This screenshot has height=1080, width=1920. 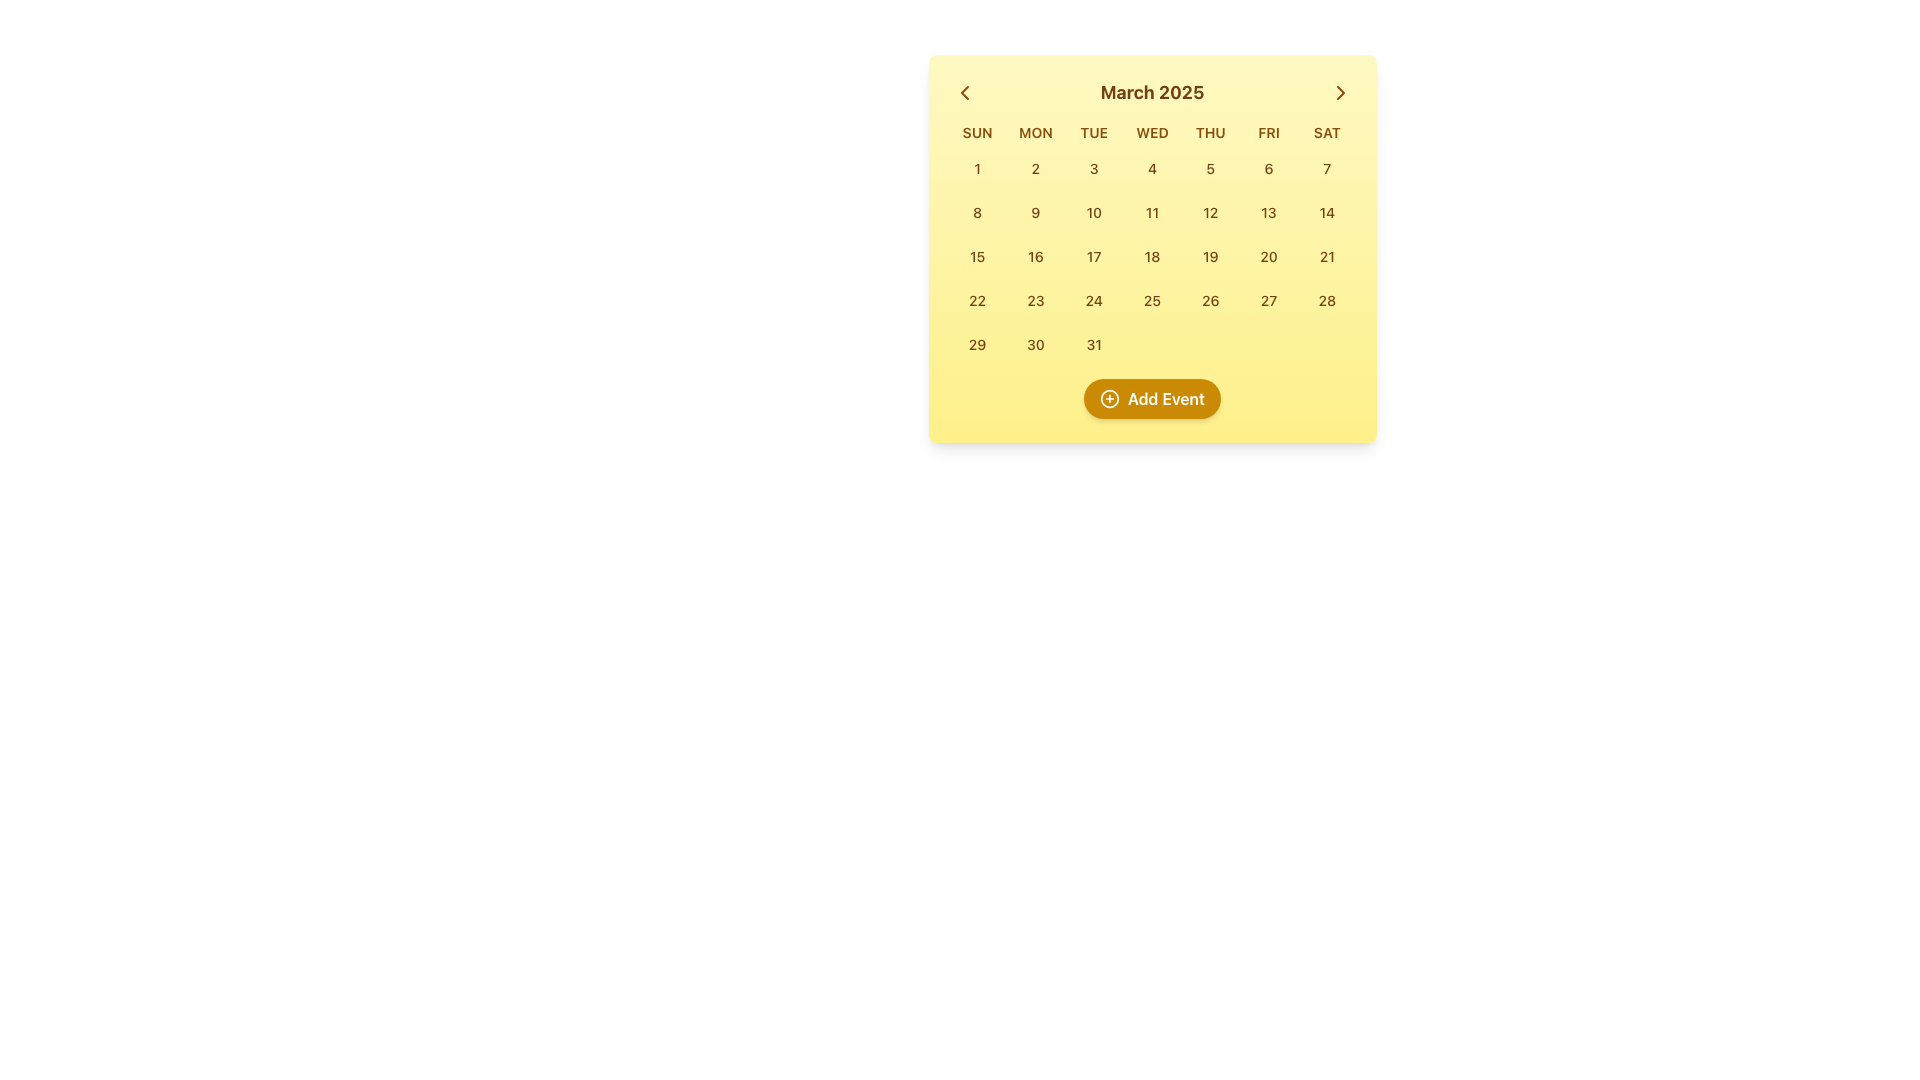 What do you see at coordinates (1093, 212) in the screenshot?
I see `the date '10th' in the calendar for March 2025` at bounding box center [1093, 212].